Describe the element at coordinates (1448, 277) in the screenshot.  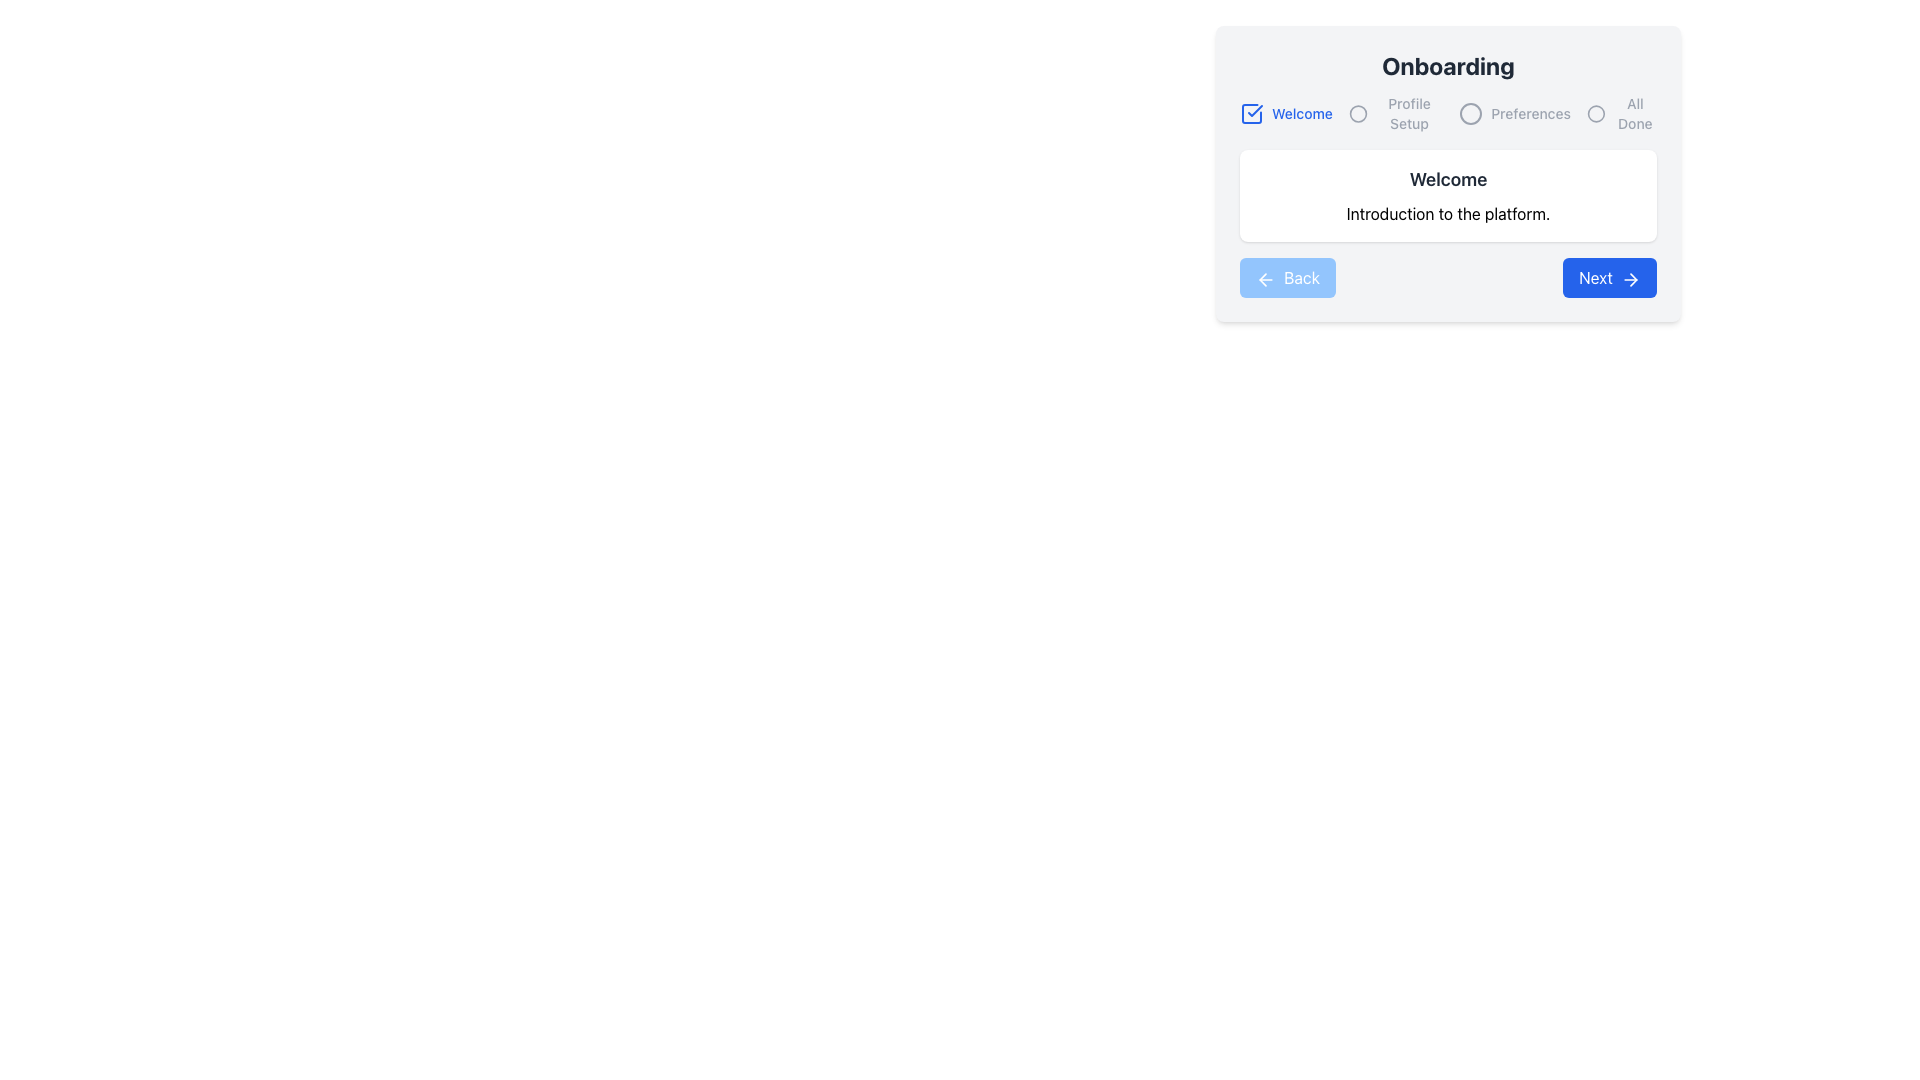
I see `the 'Next' button in the Button Group located at the bottom of the onboarding window` at that location.